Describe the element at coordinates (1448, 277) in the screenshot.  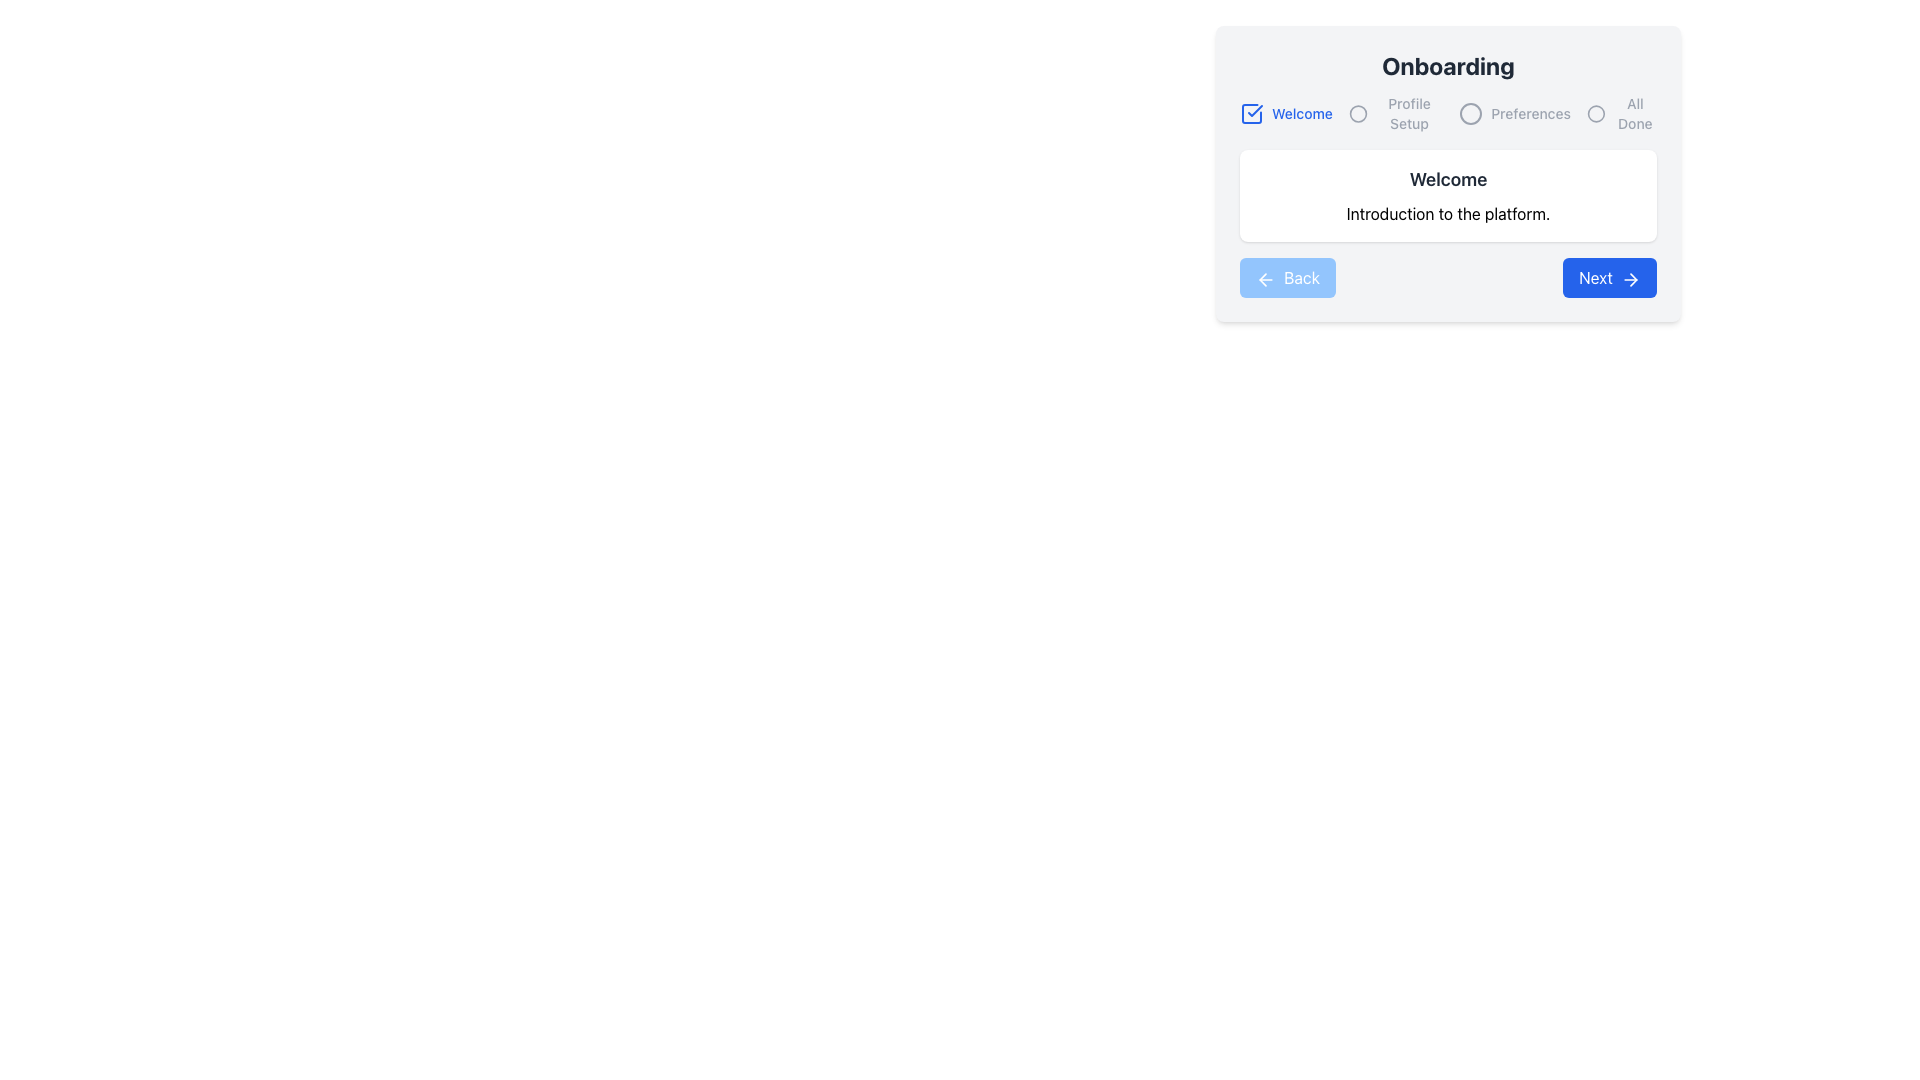
I see `the 'Next' button in the Button Group located at the bottom of the onboarding window` at that location.